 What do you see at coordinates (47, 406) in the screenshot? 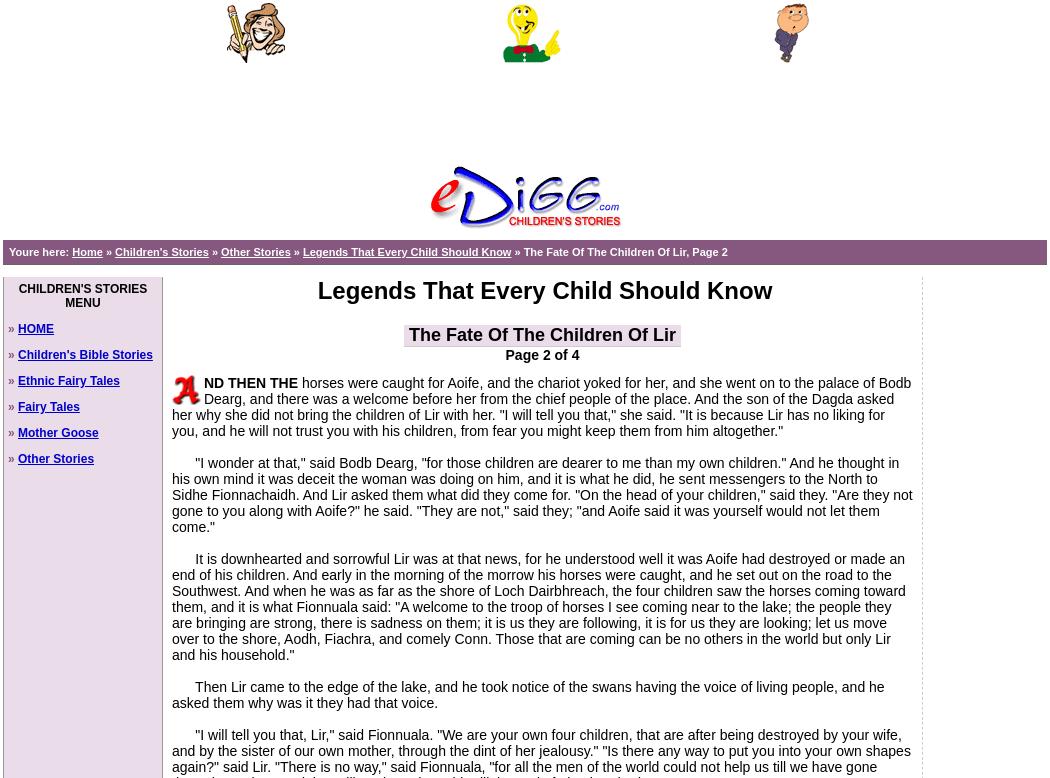
I see `'Fairy Tales'` at bounding box center [47, 406].